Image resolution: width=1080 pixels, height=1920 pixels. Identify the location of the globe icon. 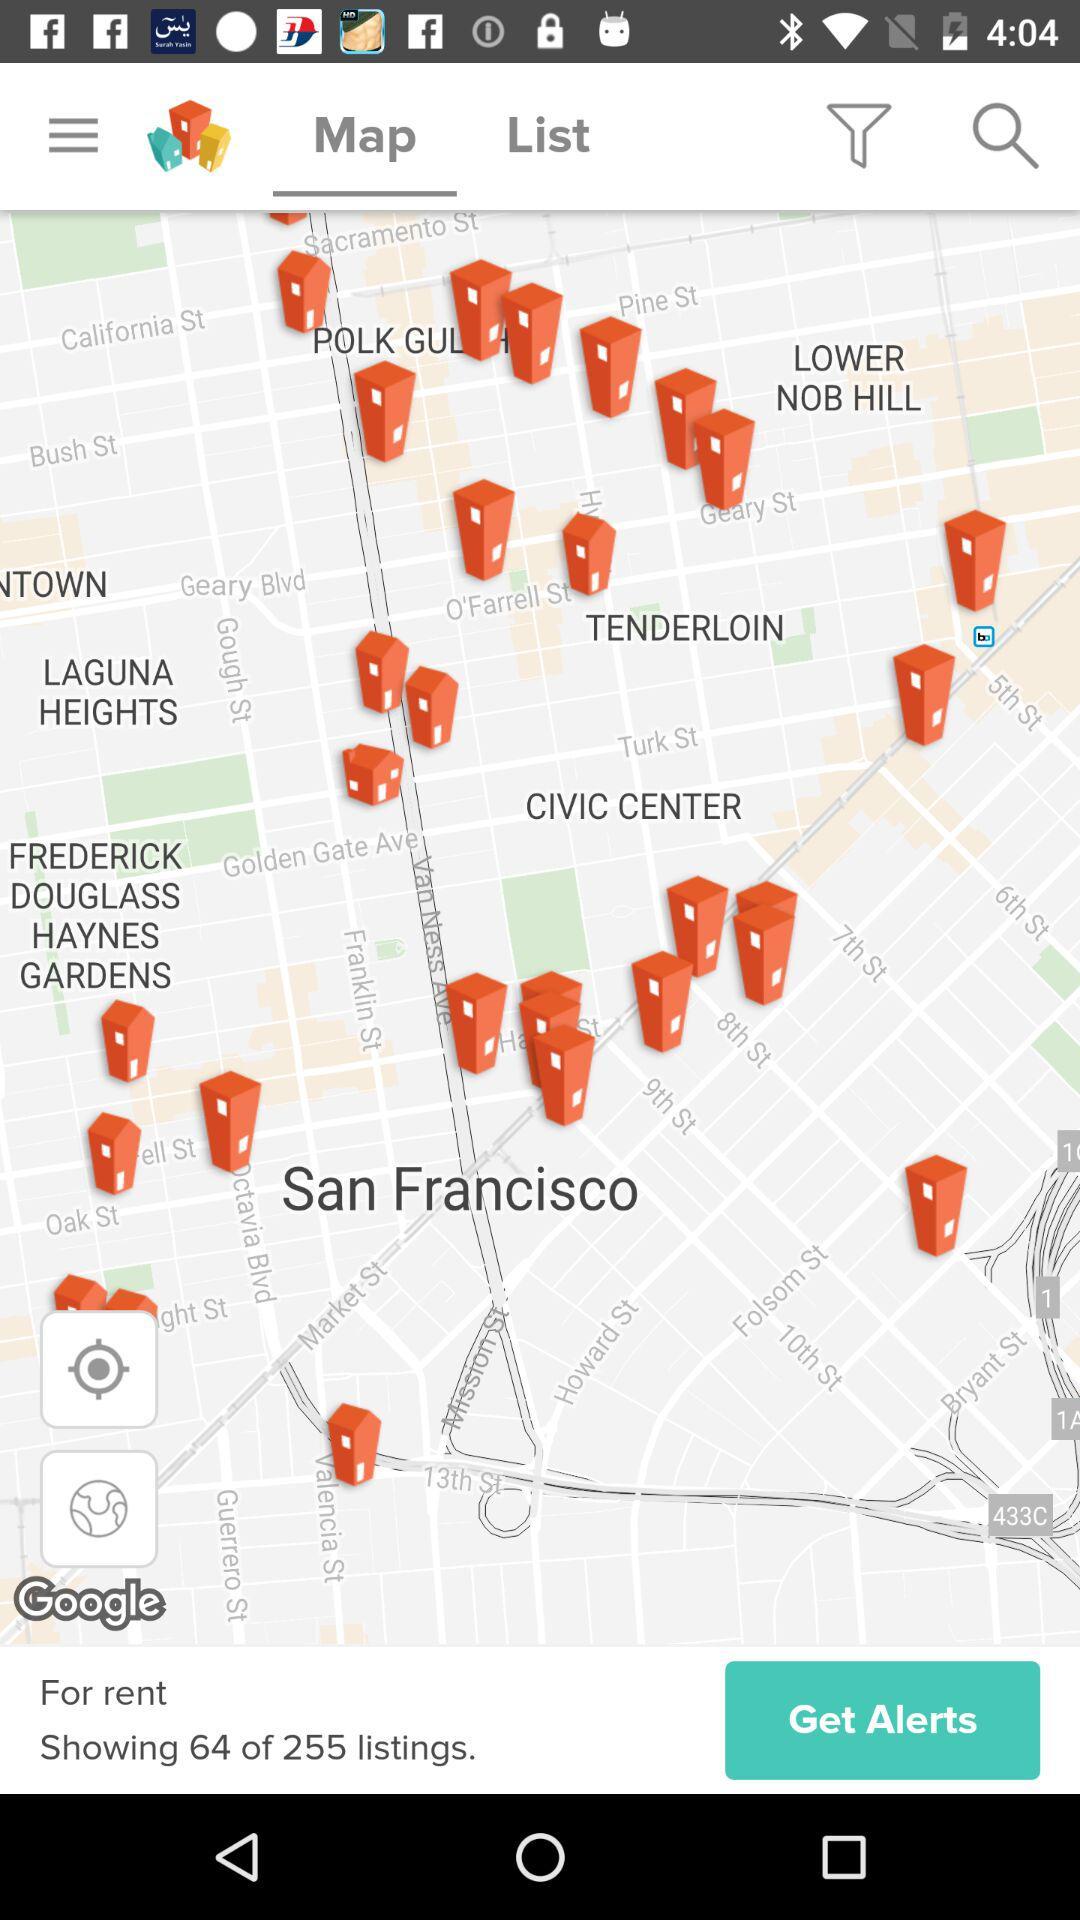
(99, 1508).